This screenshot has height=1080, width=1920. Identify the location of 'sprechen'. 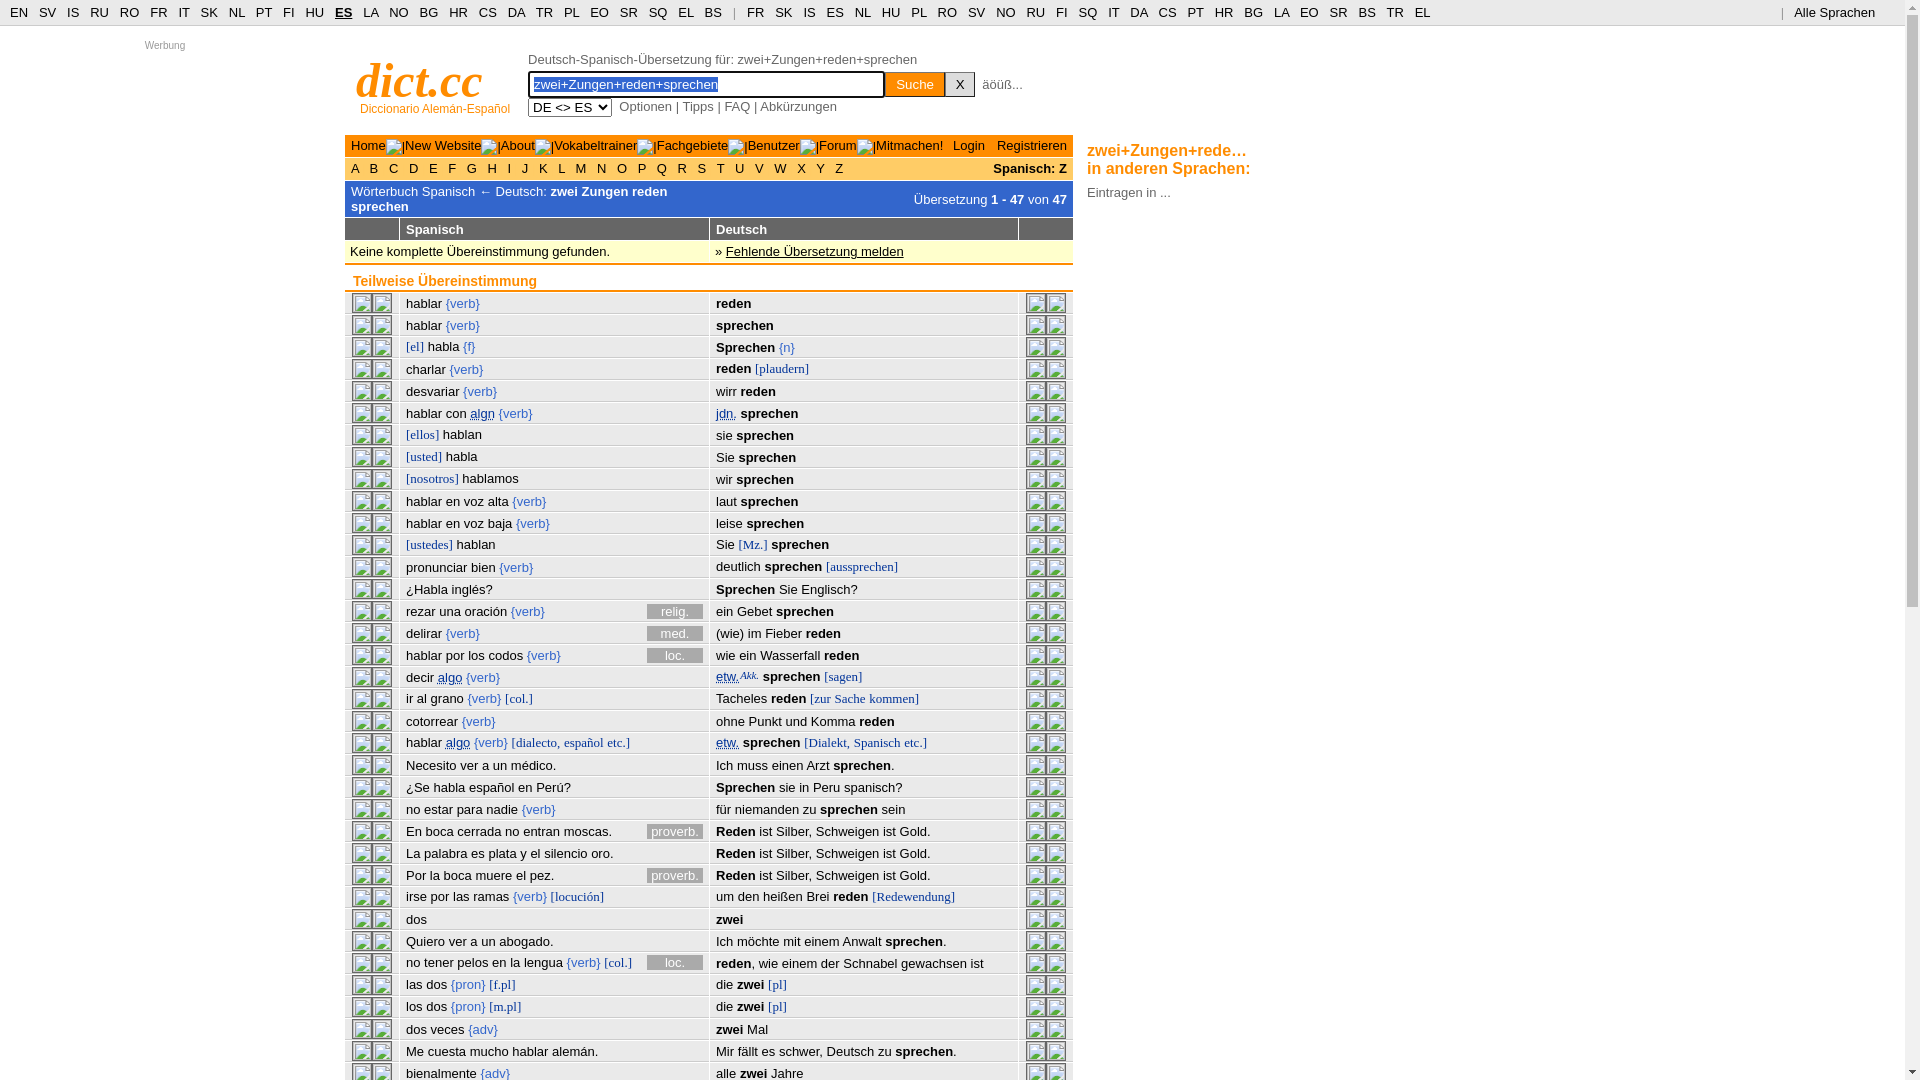
(739, 412).